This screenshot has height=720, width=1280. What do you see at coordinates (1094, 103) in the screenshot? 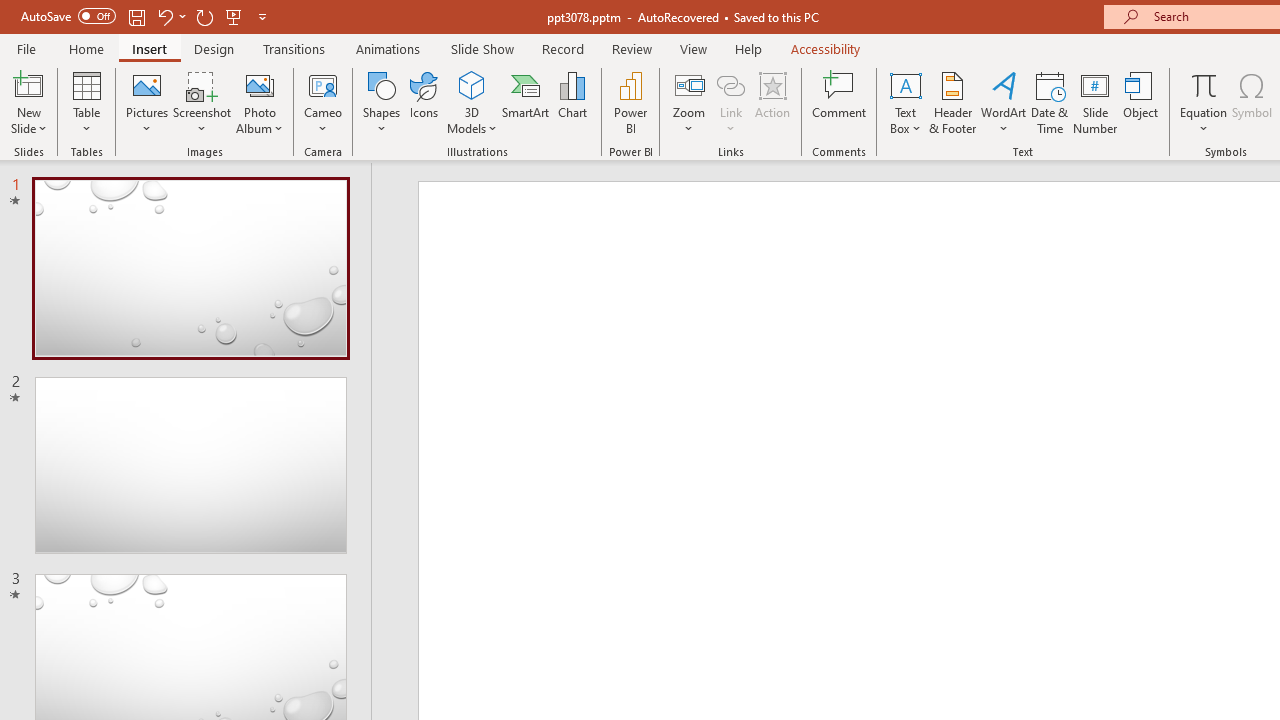
I see `'Slide Number'` at bounding box center [1094, 103].